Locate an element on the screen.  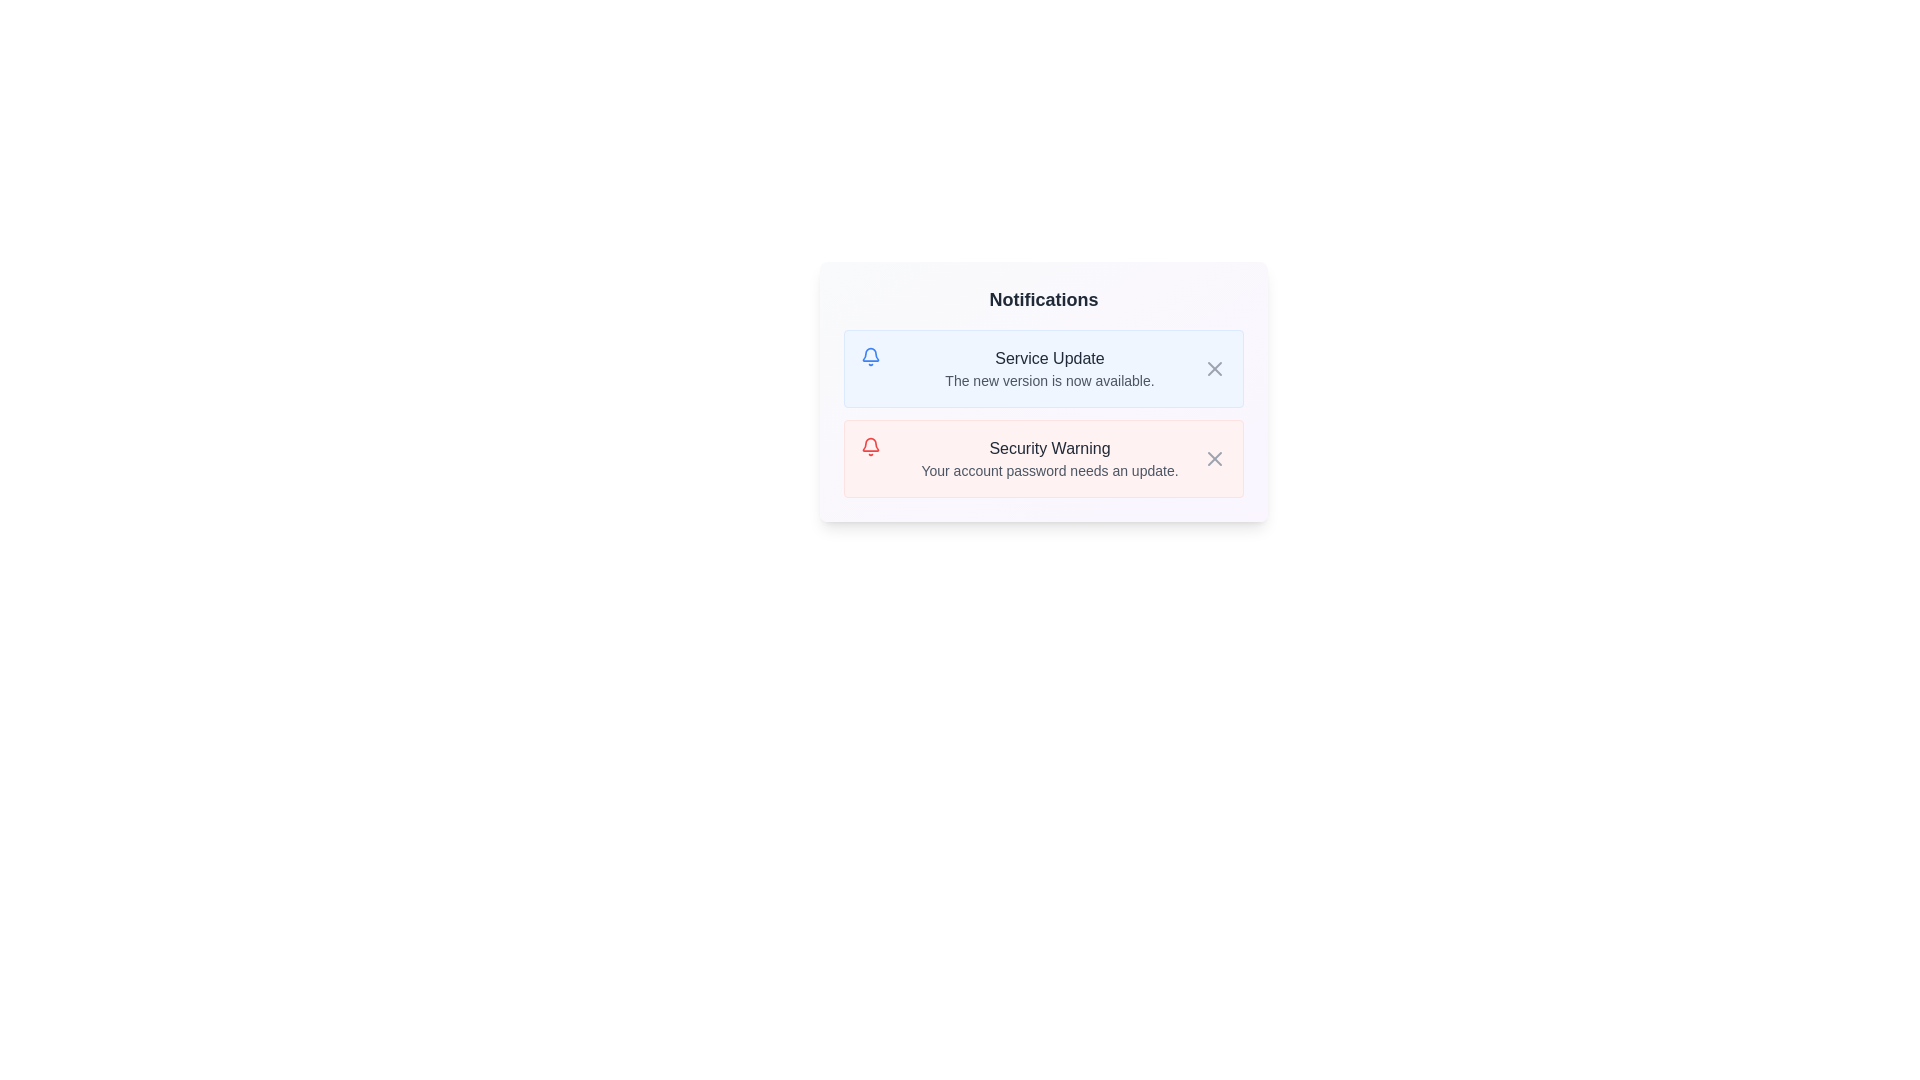
the text label that reads 'Your account password needs an update.' which is styled with a small font size and gray color, located within the notification box under 'Security Warning.' is located at coordinates (1049, 470).